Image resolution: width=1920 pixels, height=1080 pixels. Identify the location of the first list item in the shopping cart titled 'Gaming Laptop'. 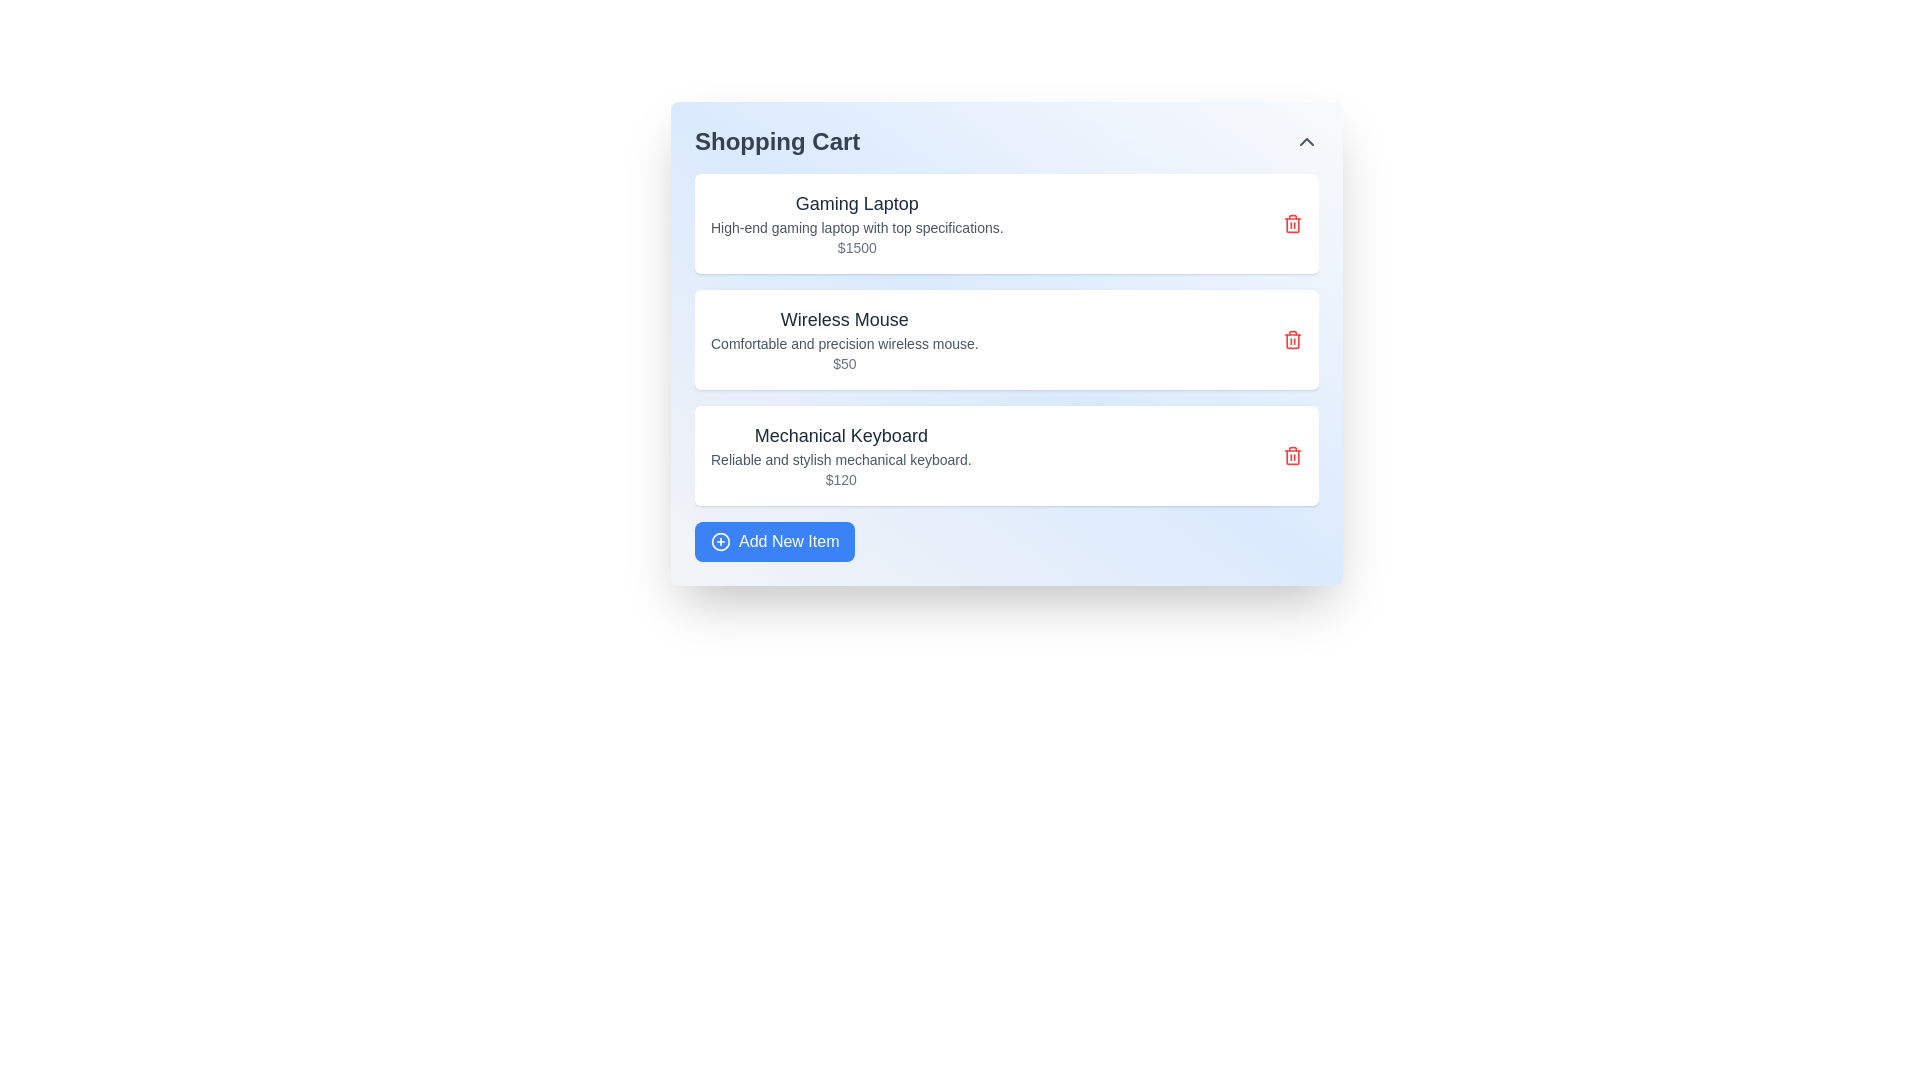
(1007, 223).